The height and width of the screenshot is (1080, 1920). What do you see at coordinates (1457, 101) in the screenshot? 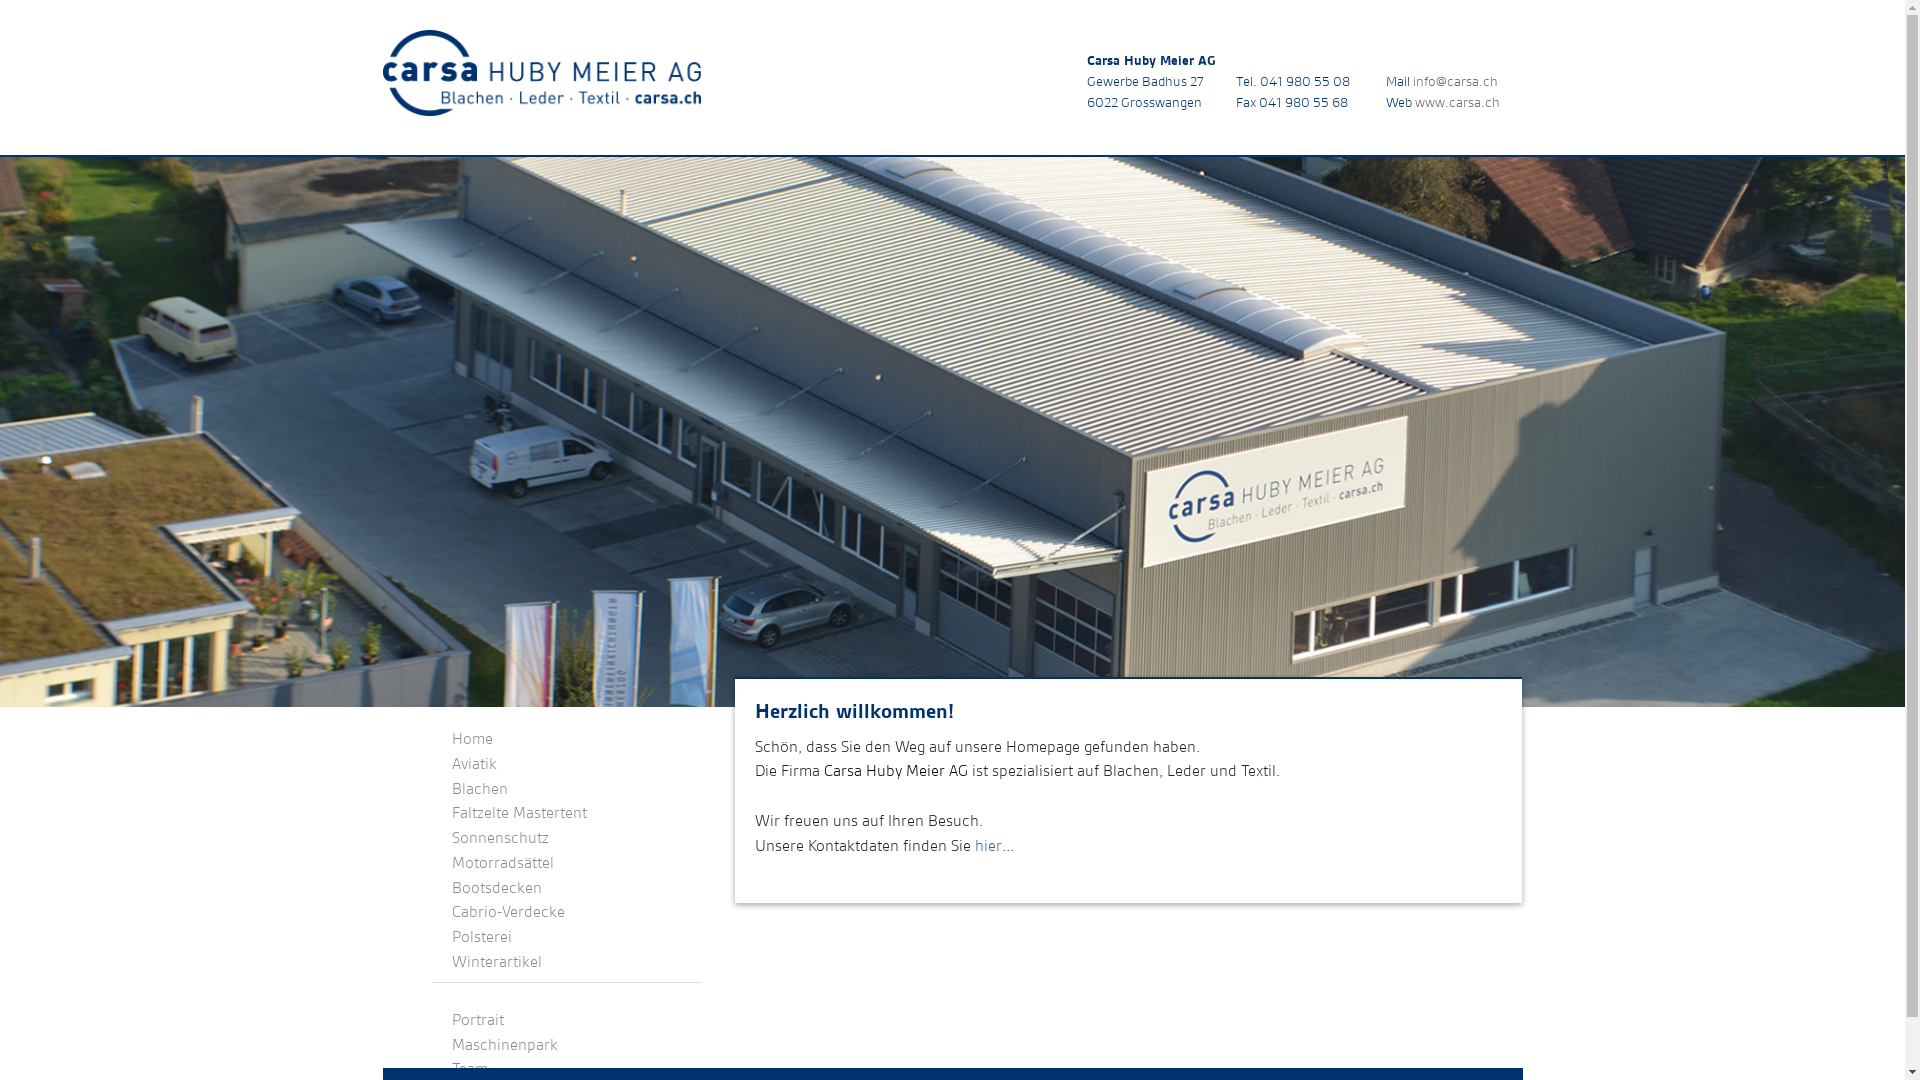
I see `'www.carsa.ch'` at bounding box center [1457, 101].